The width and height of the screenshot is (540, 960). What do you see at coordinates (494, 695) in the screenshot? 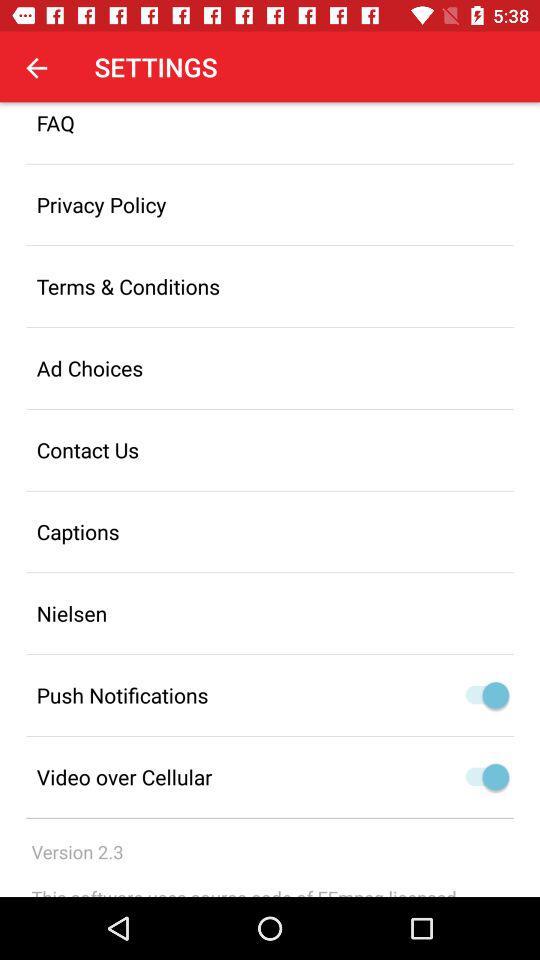
I see `to on option` at bounding box center [494, 695].